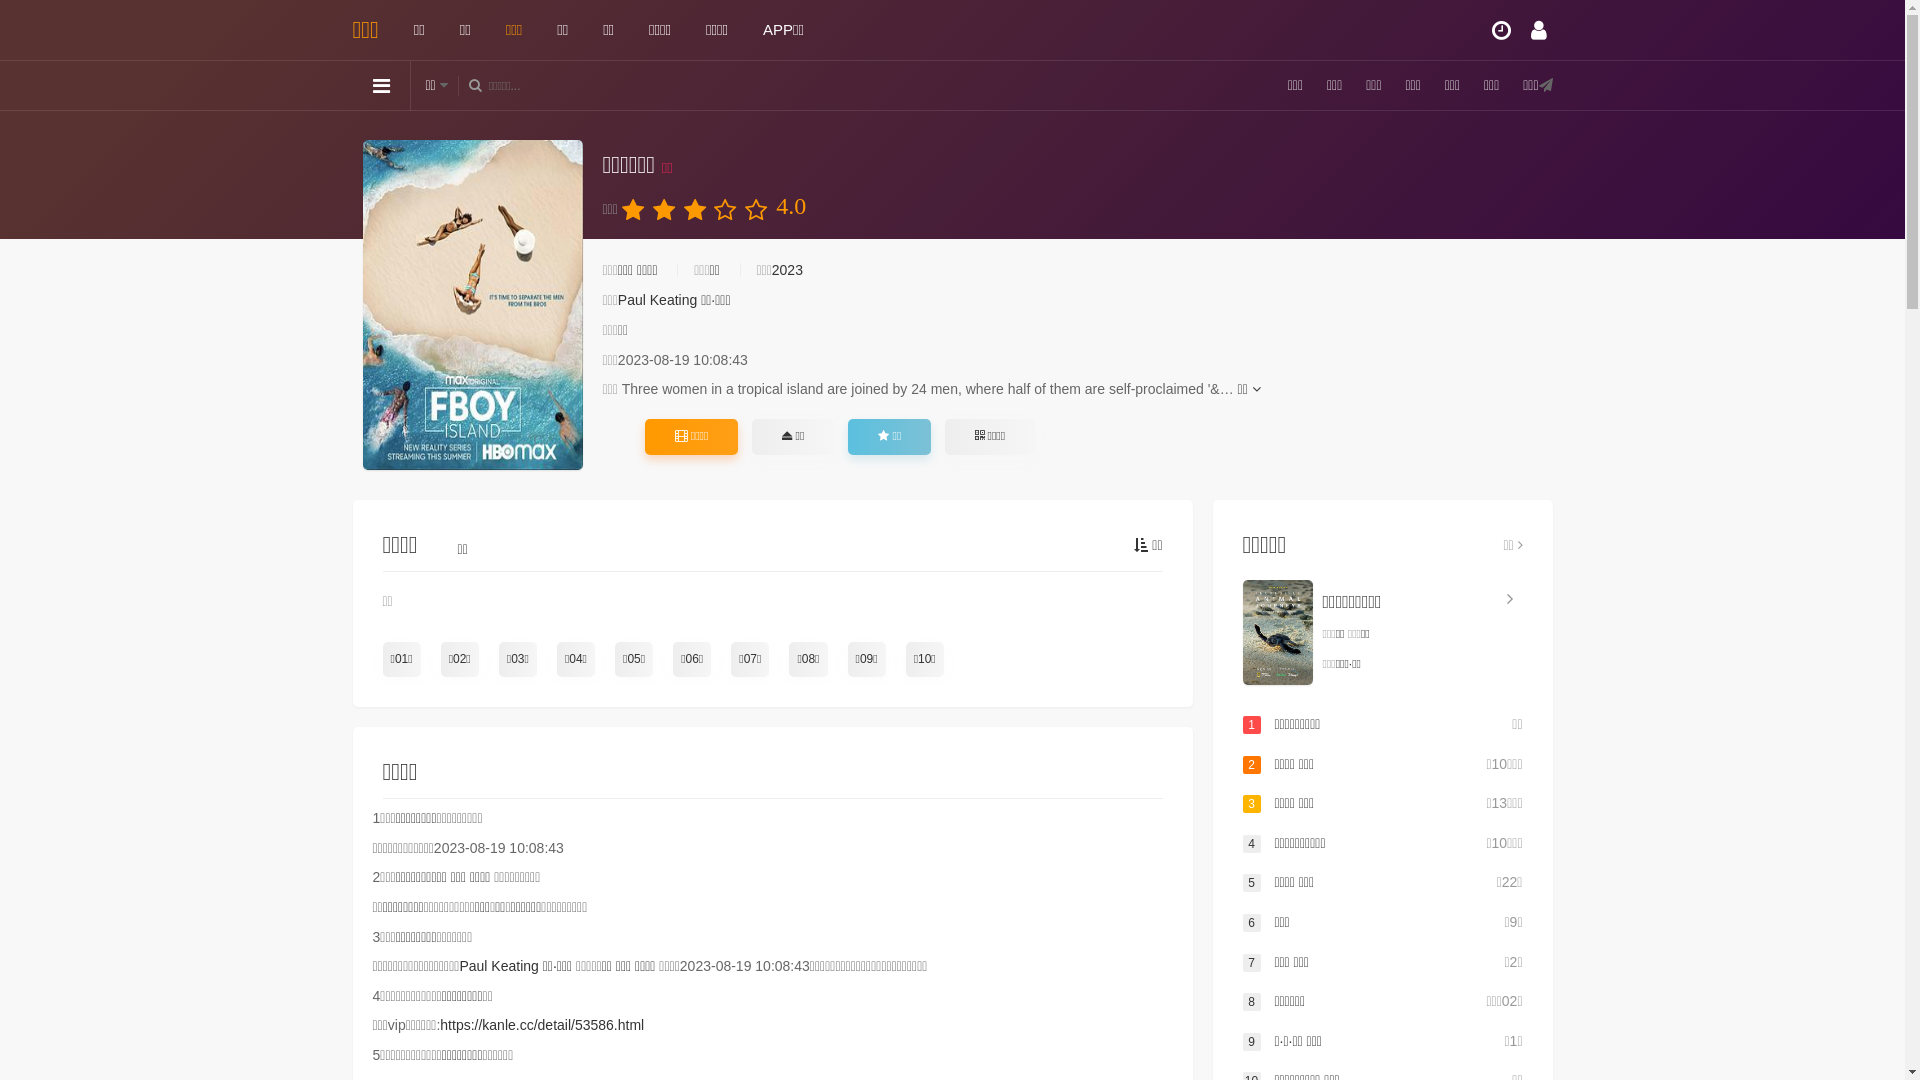 This screenshot has width=1920, height=1080. I want to click on '2023', so click(786, 270).